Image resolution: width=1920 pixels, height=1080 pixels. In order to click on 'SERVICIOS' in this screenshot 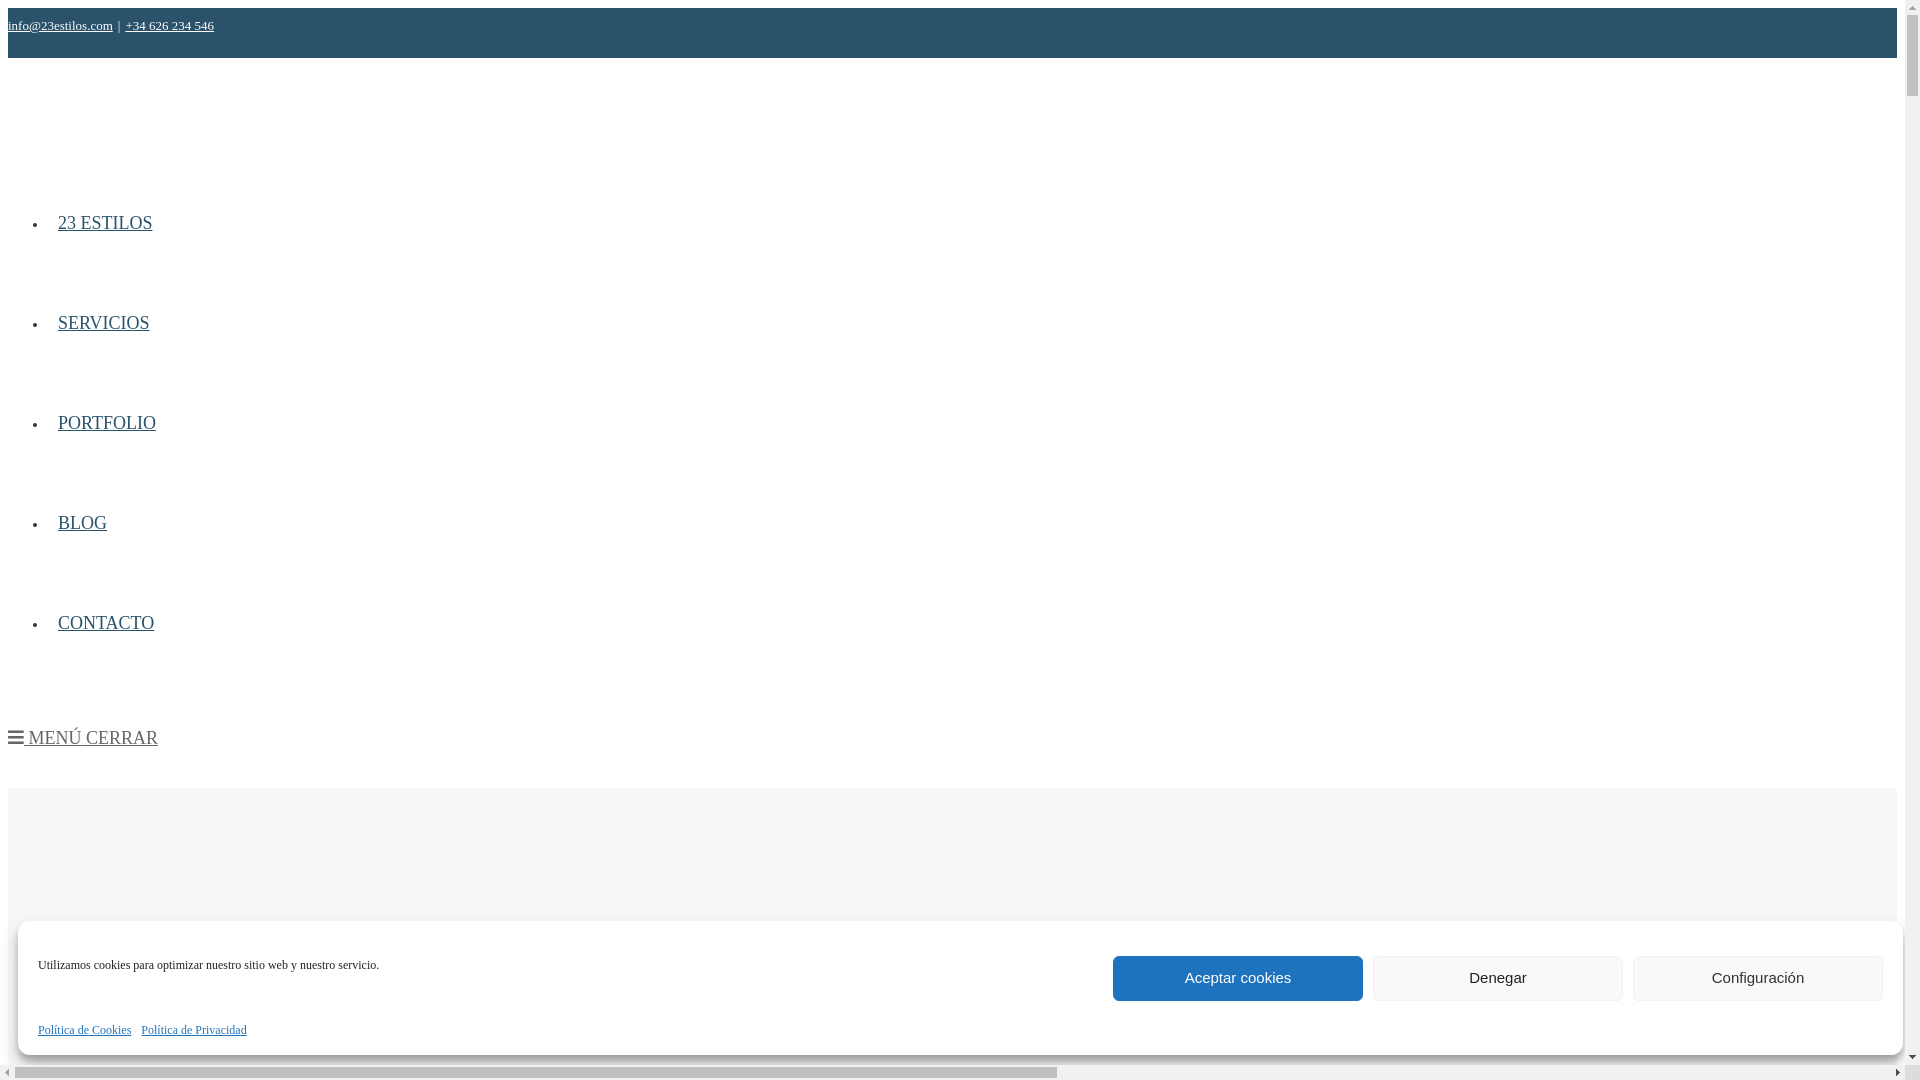, I will do `click(103, 320)`.